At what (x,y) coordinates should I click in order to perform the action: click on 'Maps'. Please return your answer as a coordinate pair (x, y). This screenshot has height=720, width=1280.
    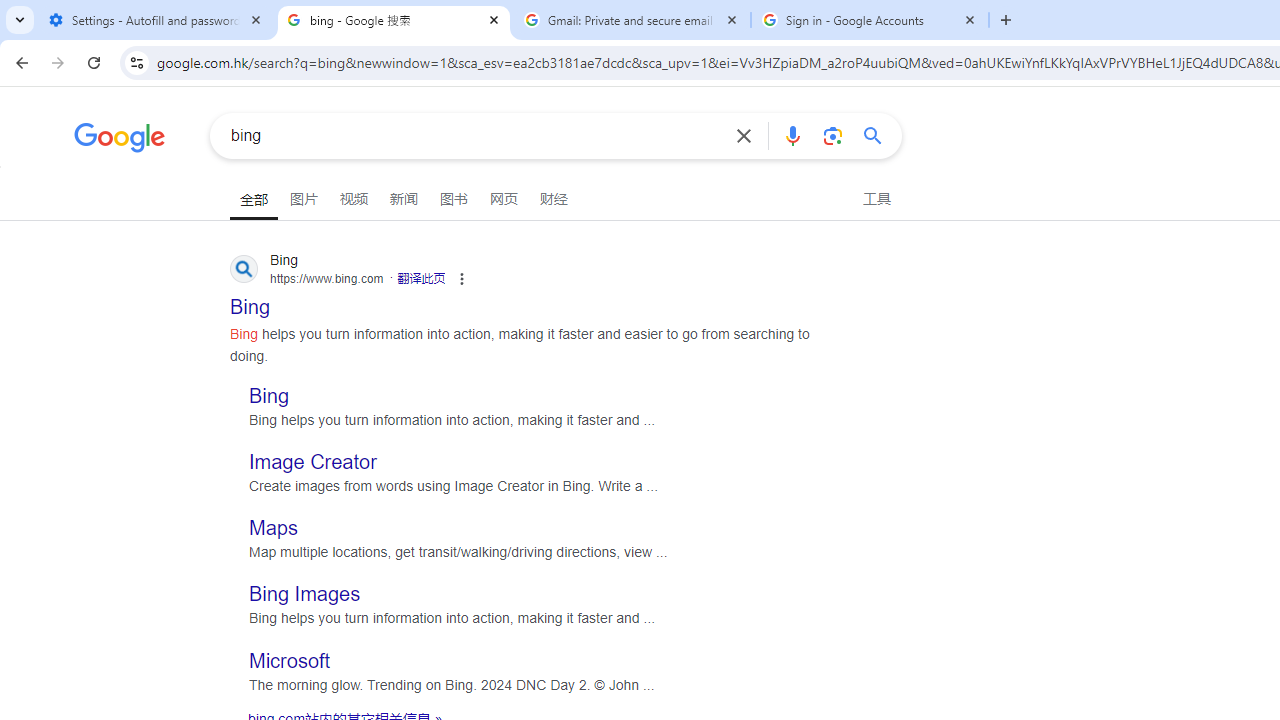
    Looking at the image, I should click on (272, 527).